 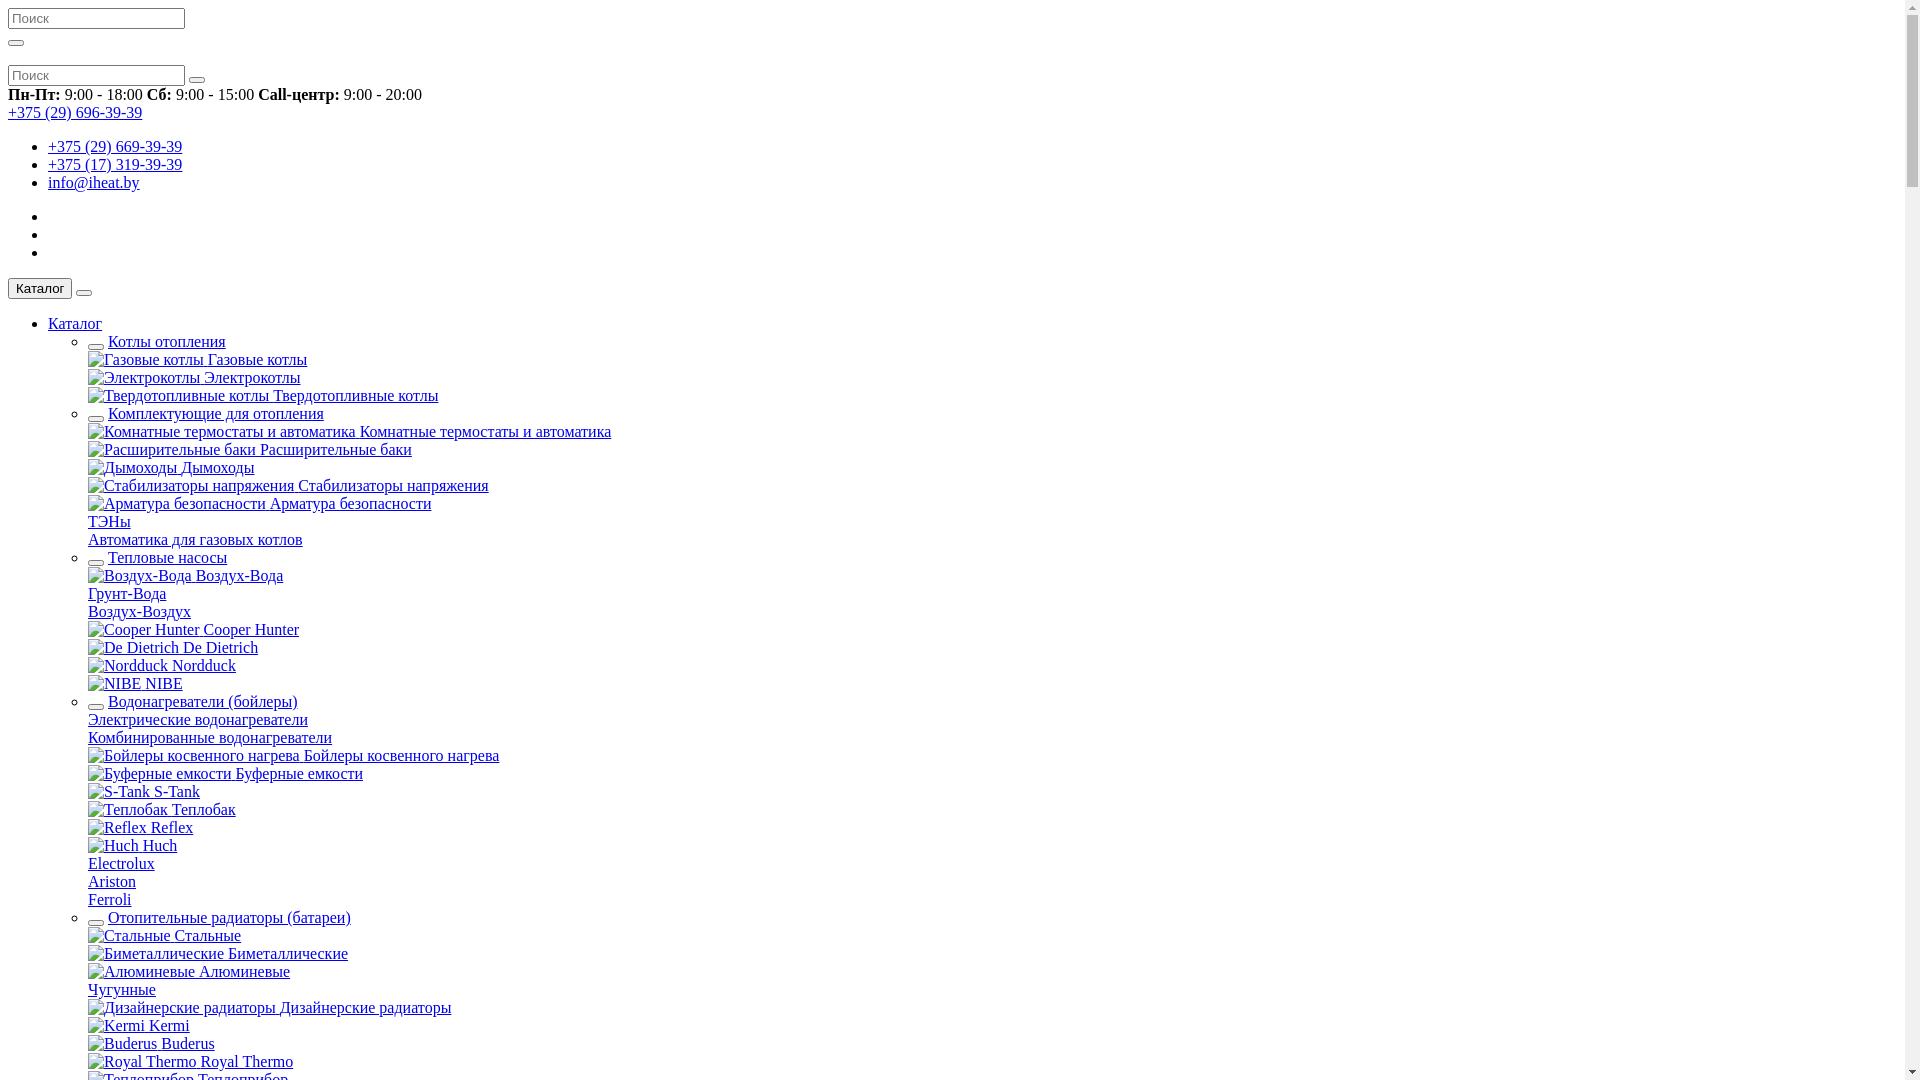 What do you see at coordinates (114, 163) in the screenshot?
I see `'+375 (17) 319-39-39'` at bounding box center [114, 163].